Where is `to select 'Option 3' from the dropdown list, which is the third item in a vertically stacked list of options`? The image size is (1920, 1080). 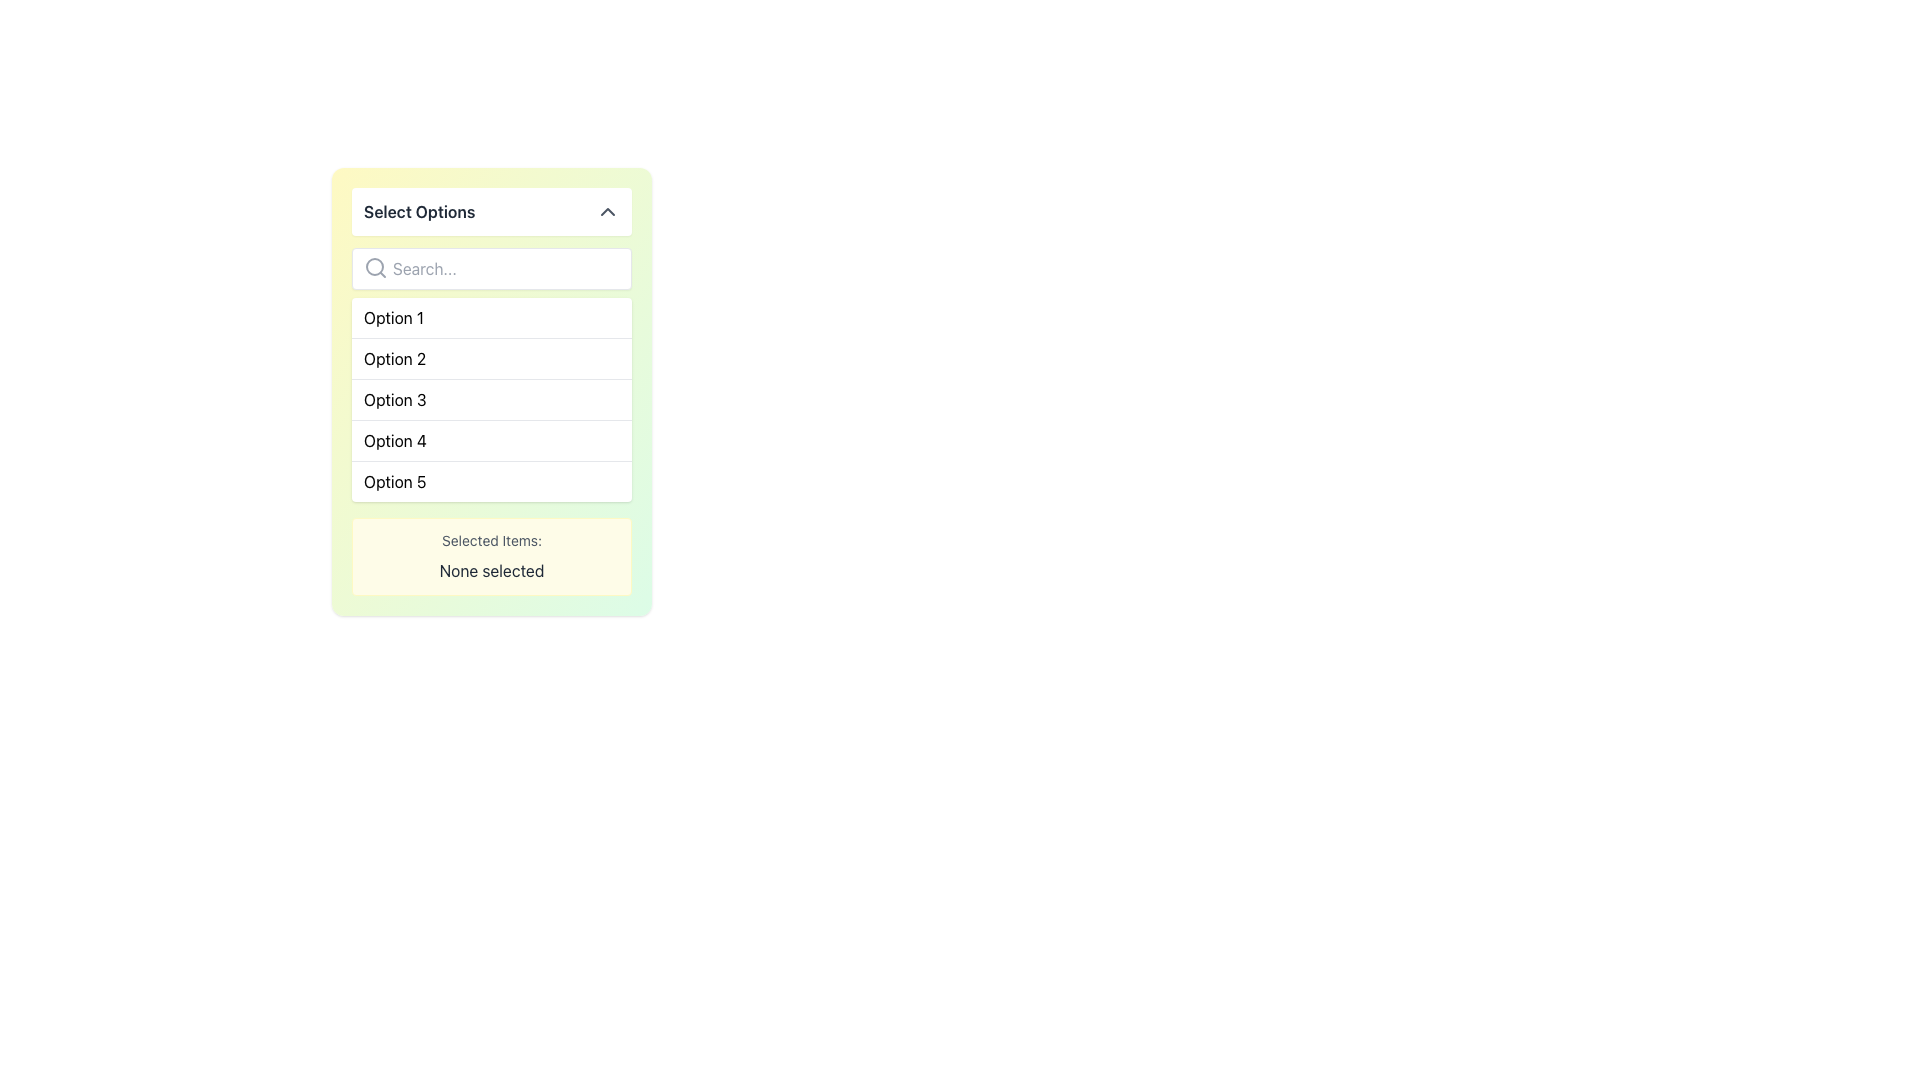
to select 'Option 3' from the dropdown list, which is the third item in a vertically stacked list of options is located at coordinates (491, 398).